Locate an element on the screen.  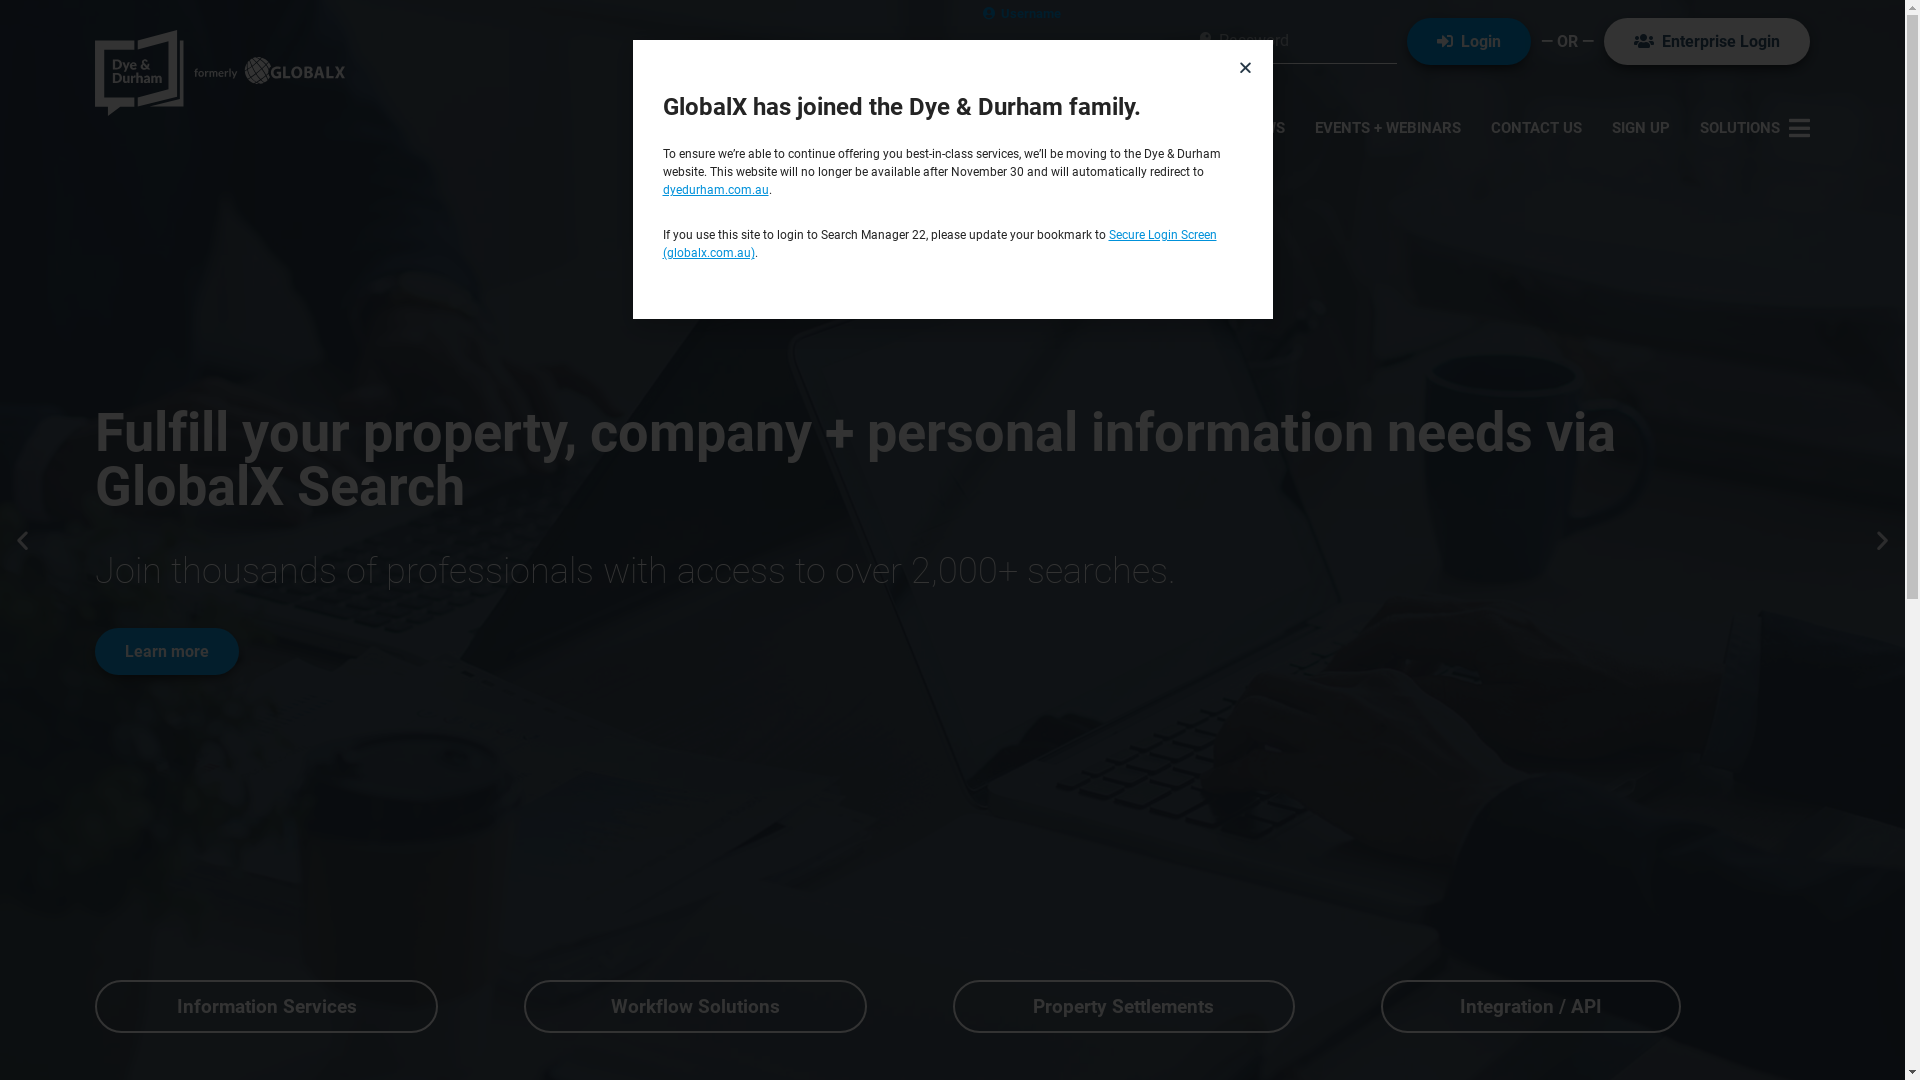
'  Login' is located at coordinates (1468, 41).